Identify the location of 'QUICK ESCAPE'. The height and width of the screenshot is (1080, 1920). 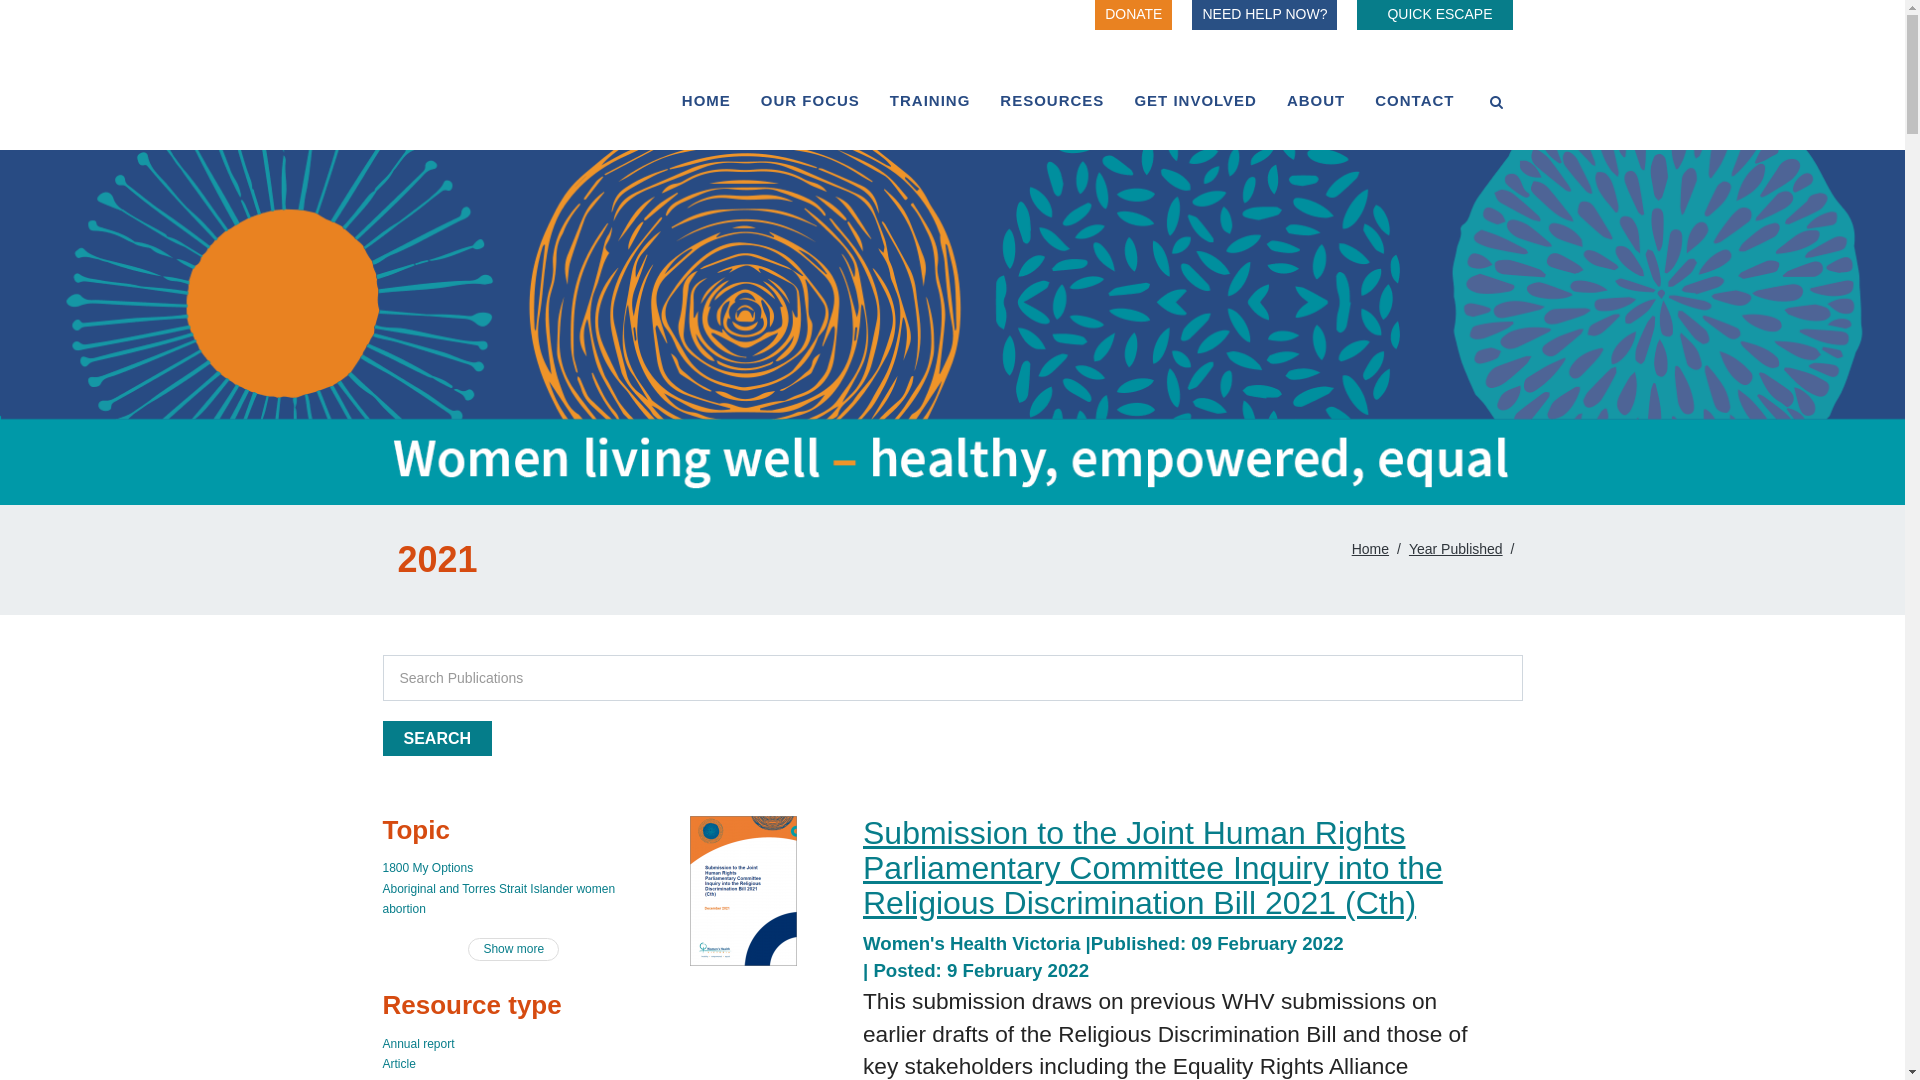
(1433, 15).